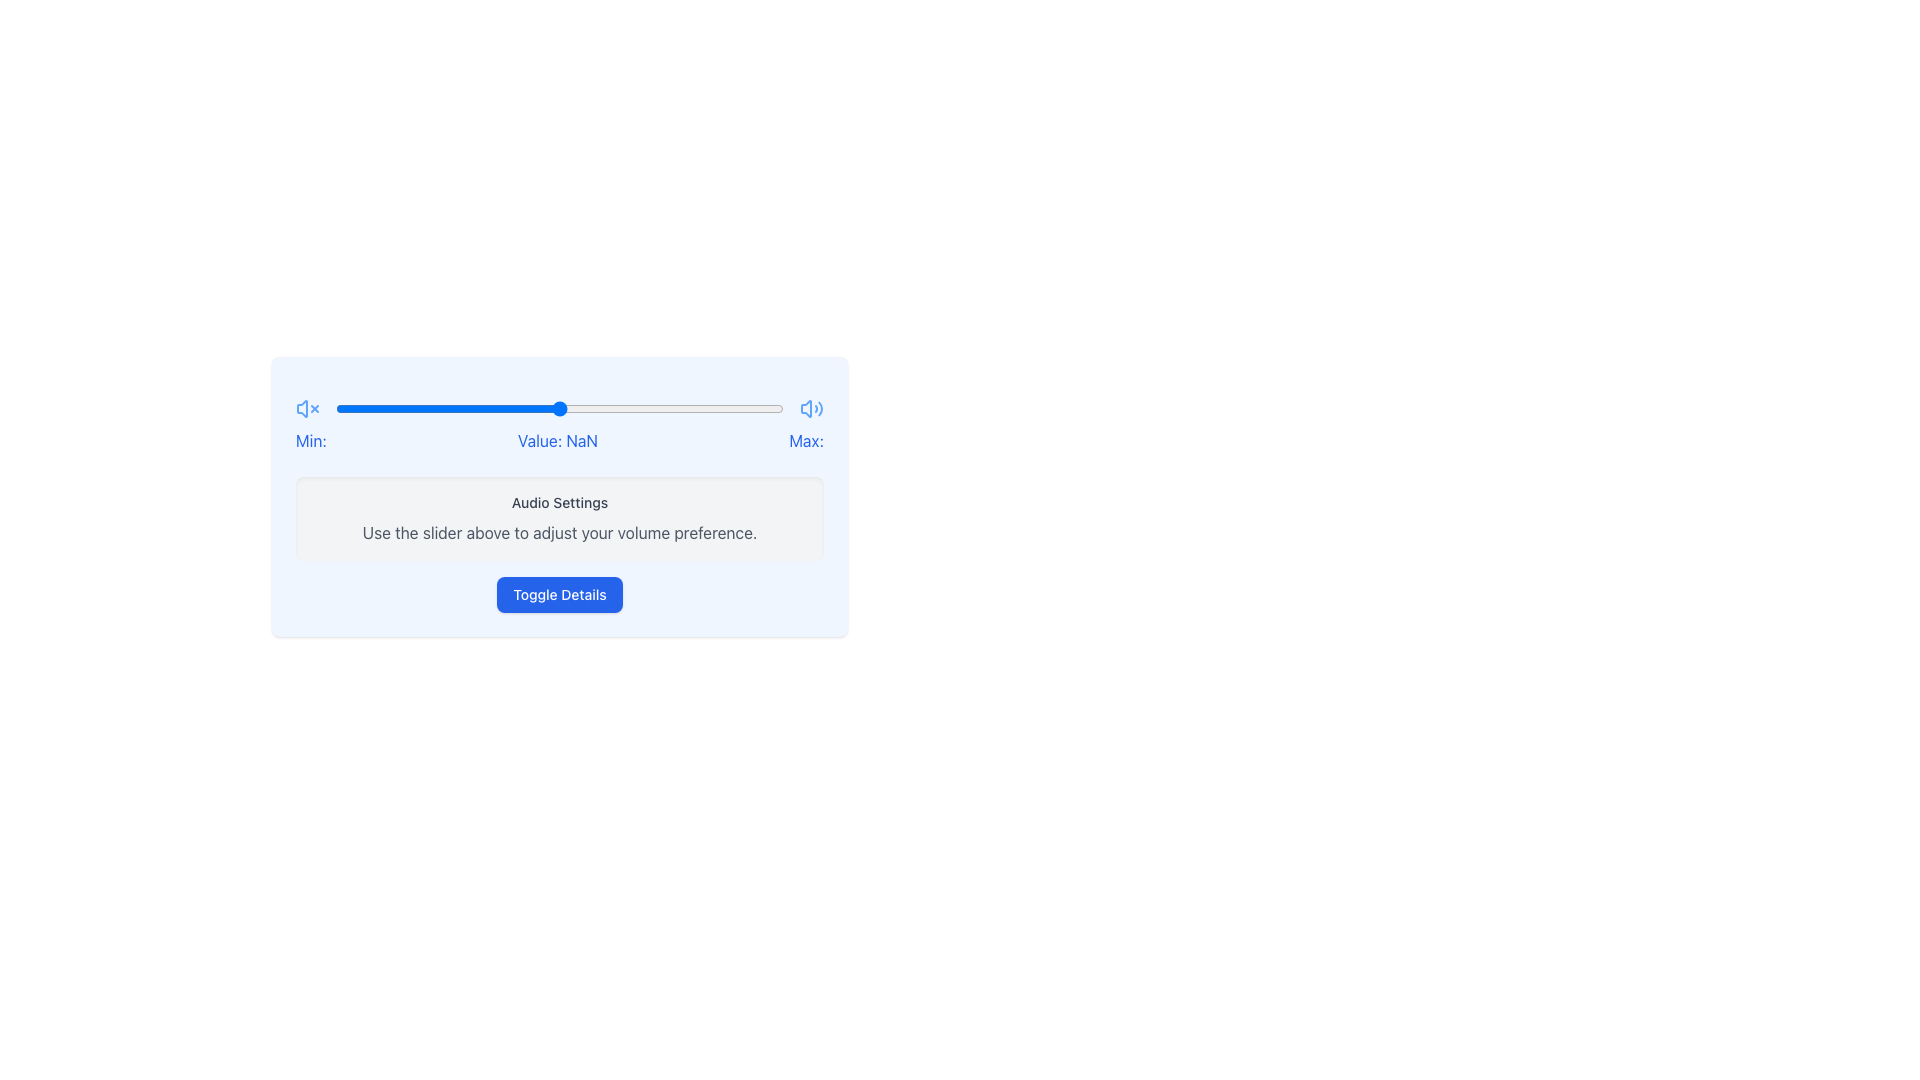 This screenshot has width=1920, height=1080. I want to click on the slider, so click(649, 407).